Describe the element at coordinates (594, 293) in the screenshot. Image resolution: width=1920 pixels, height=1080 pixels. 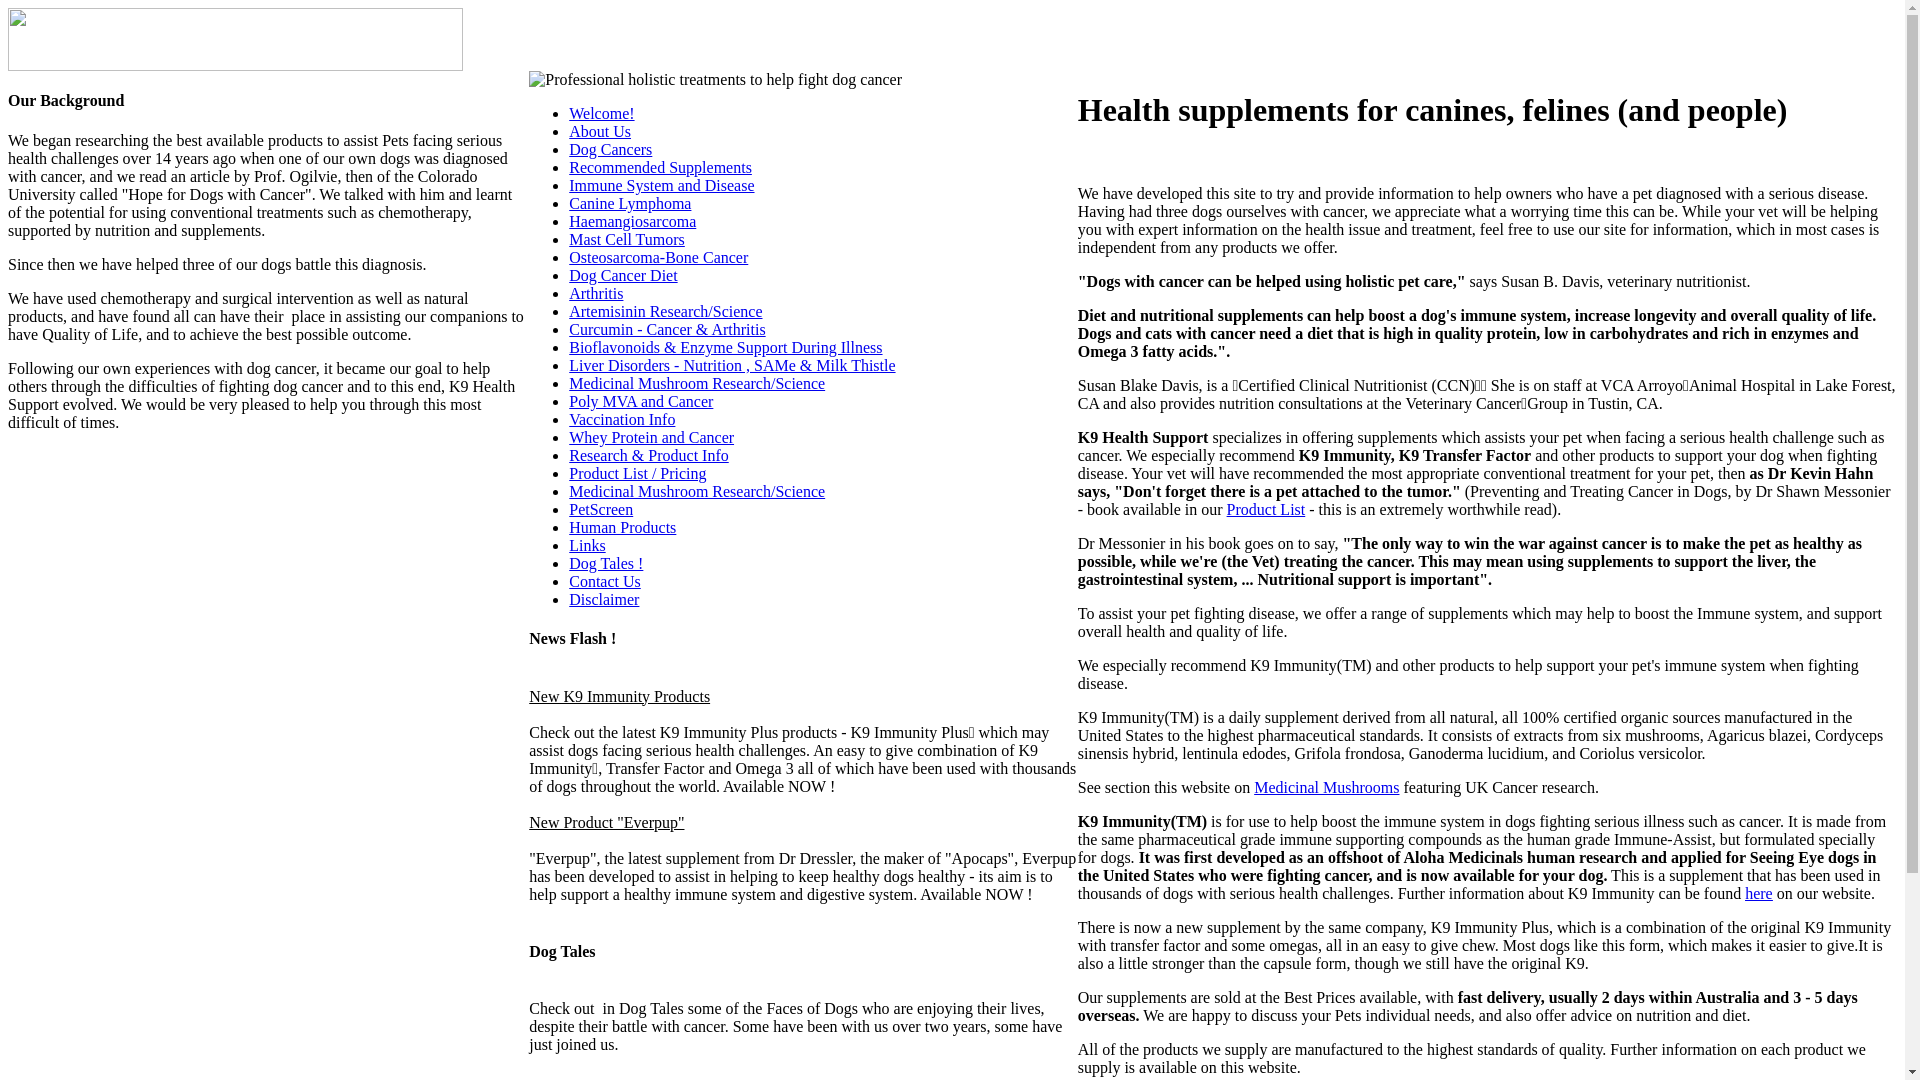
I see `'Arthritis'` at that location.